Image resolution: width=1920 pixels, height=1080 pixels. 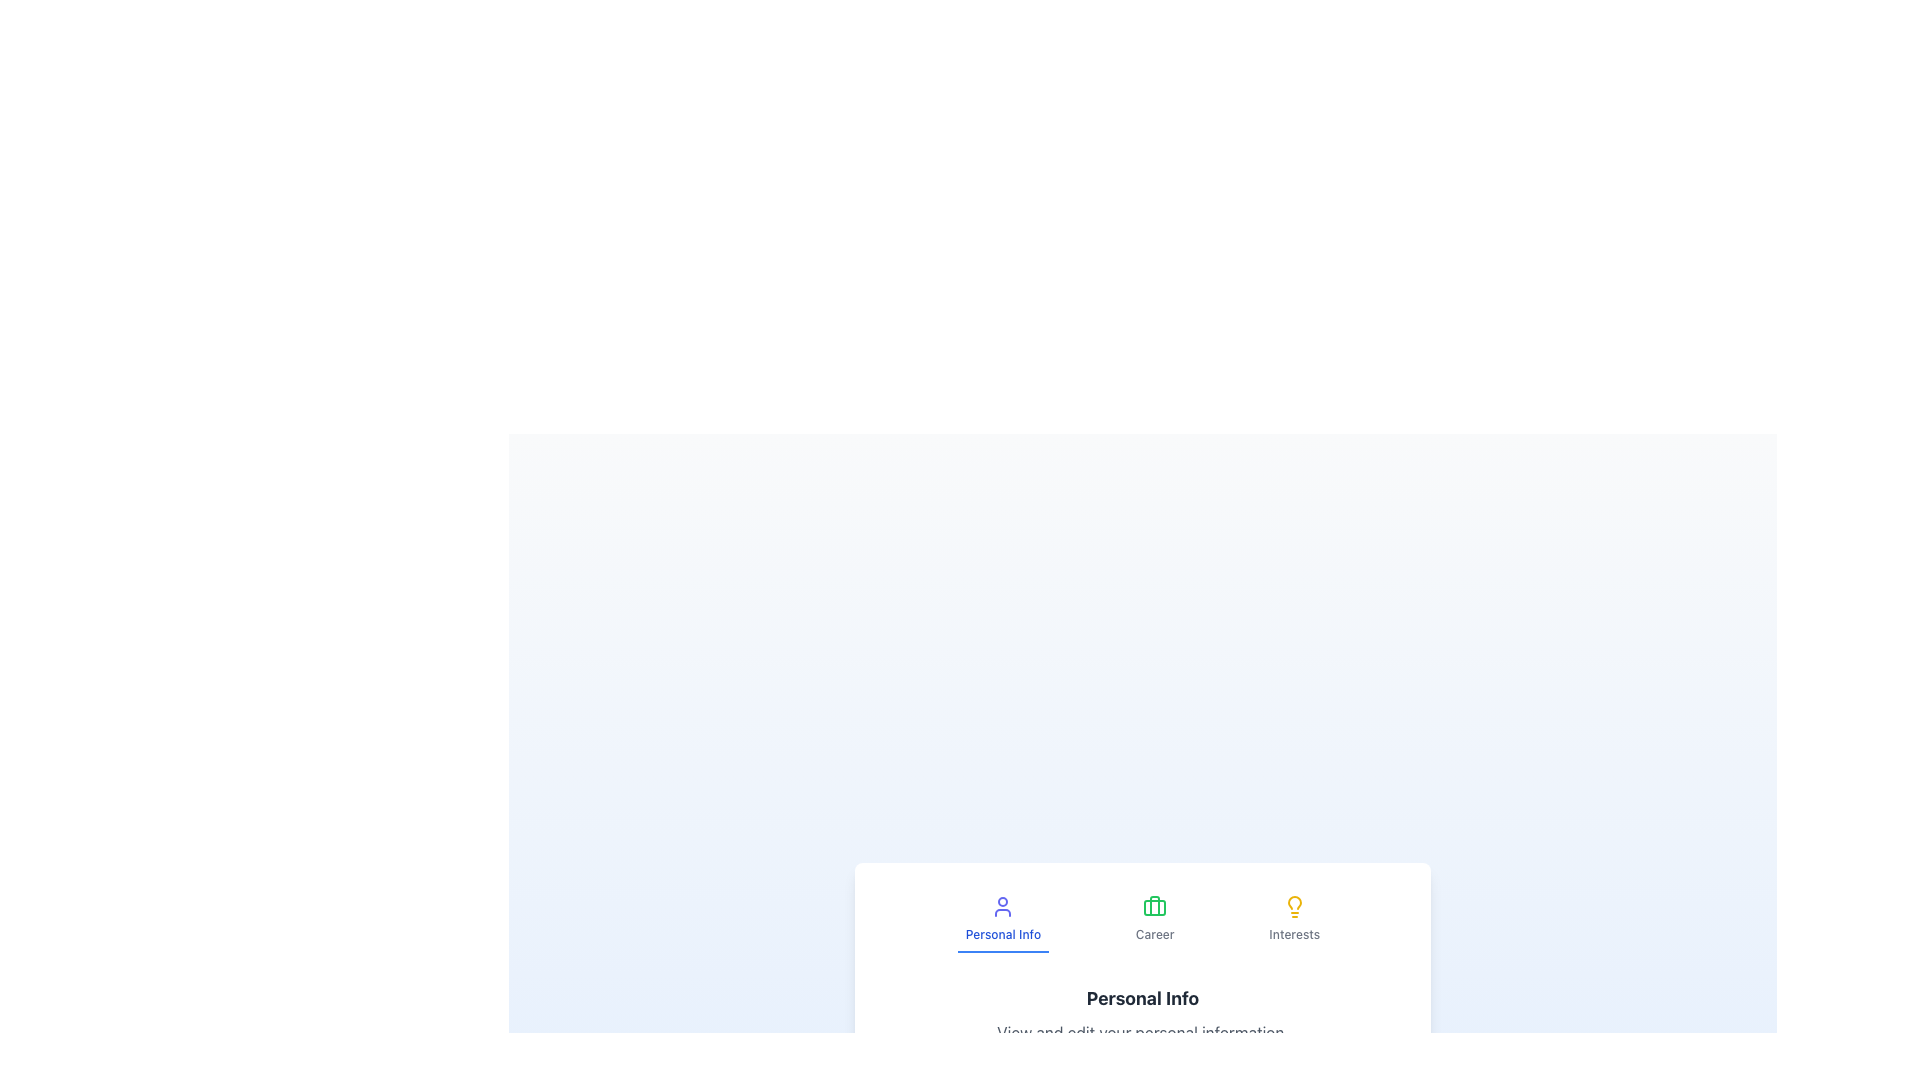 I want to click on the 'Career' navigation item, which features a green briefcase icon above the gray text label, located as the second item in the horizontal menu at the top of the interface, so click(x=1155, y=920).